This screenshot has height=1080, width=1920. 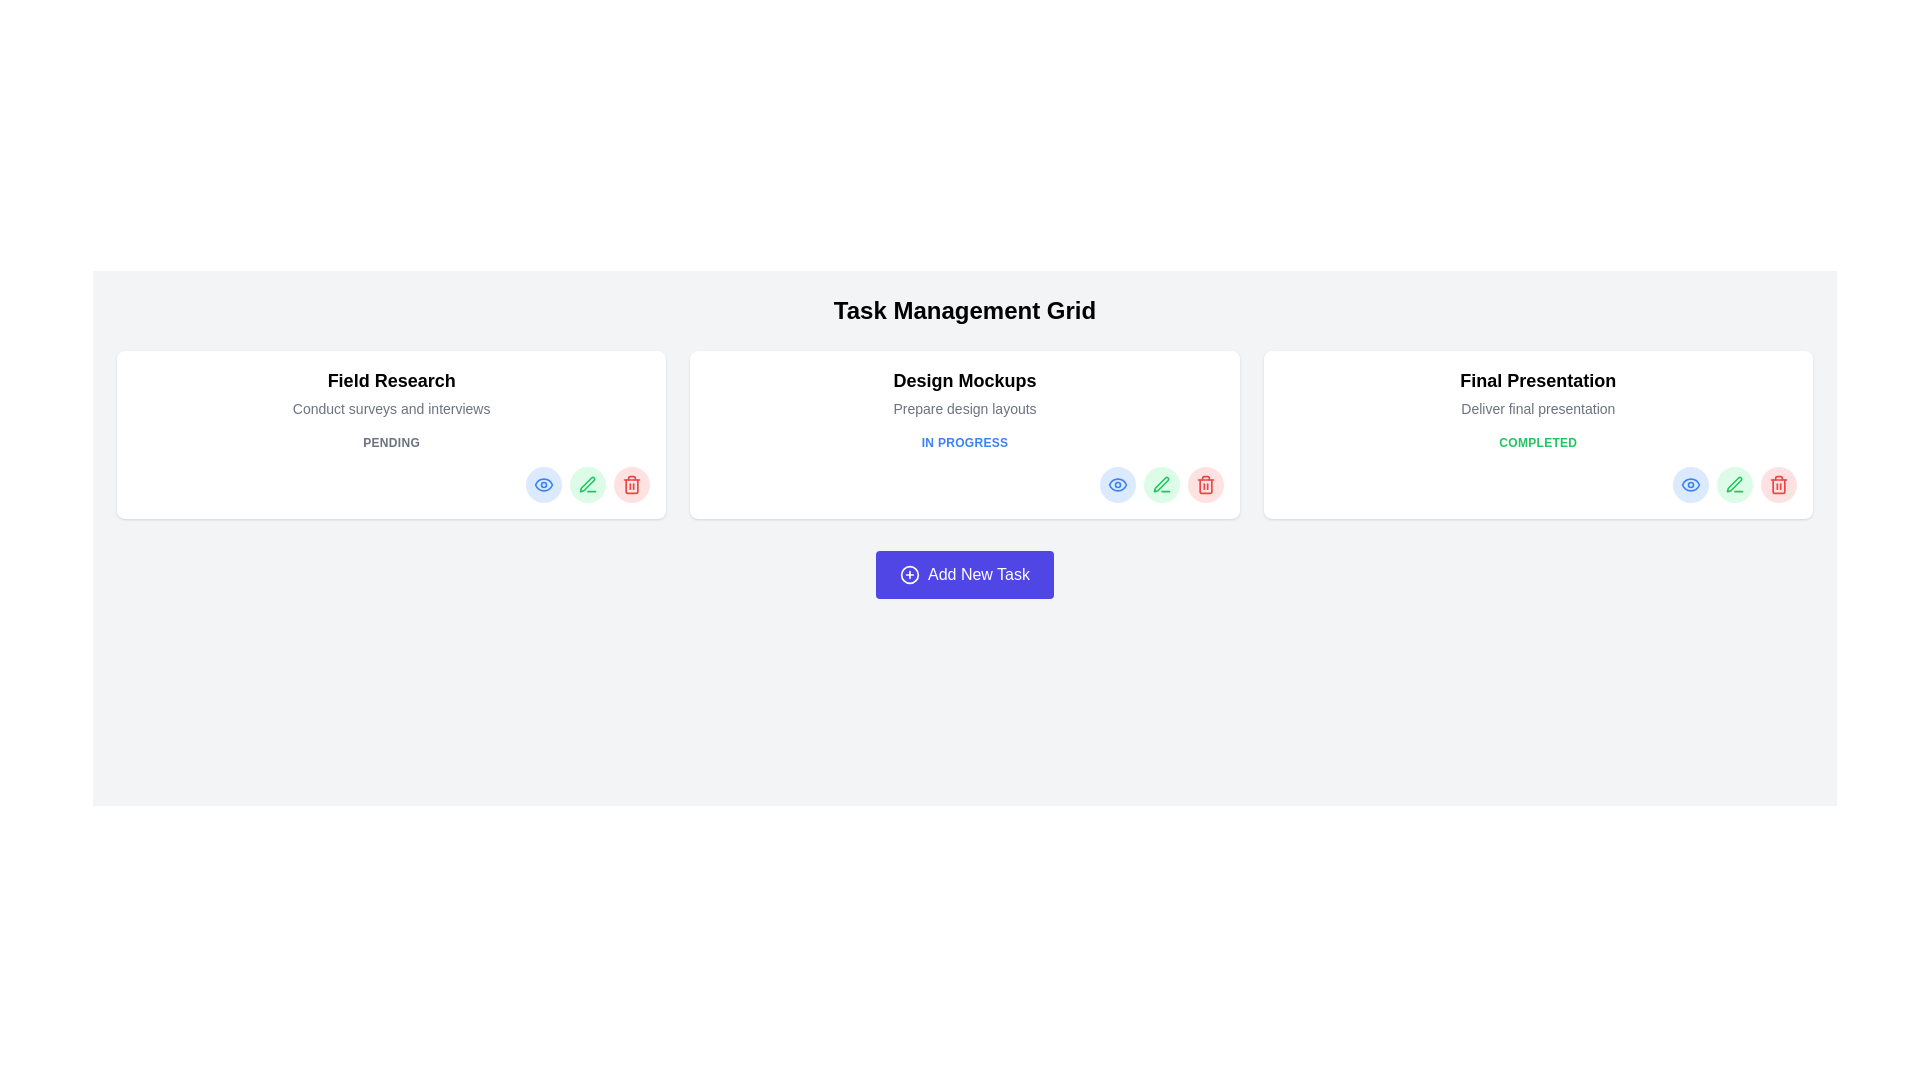 What do you see at coordinates (1733, 485) in the screenshot?
I see `the edit icon button located at the bottom right of the 'Final Presentation' task card to initiate editing` at bounding box center [1733, 485].